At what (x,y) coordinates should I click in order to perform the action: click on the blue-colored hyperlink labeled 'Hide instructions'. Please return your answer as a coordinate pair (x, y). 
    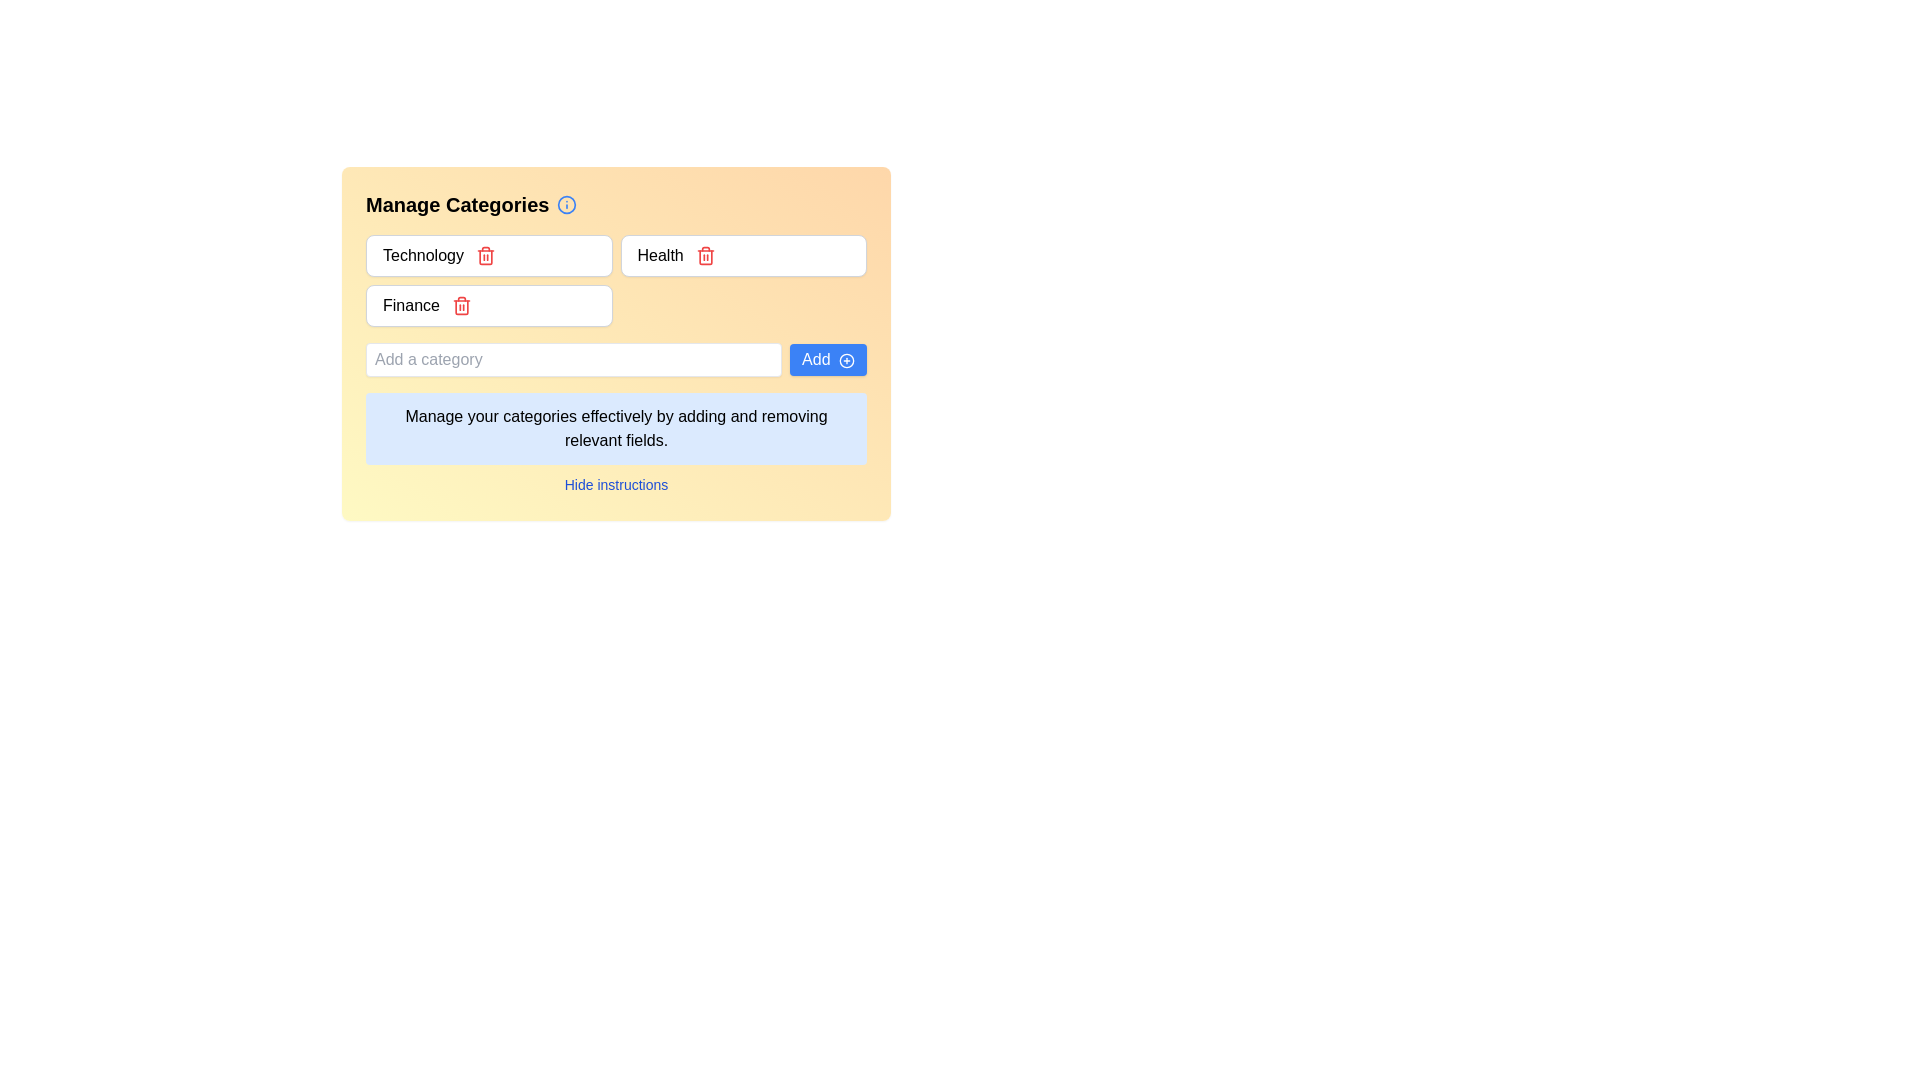
    Looking at the image, I should click on (615, 485).